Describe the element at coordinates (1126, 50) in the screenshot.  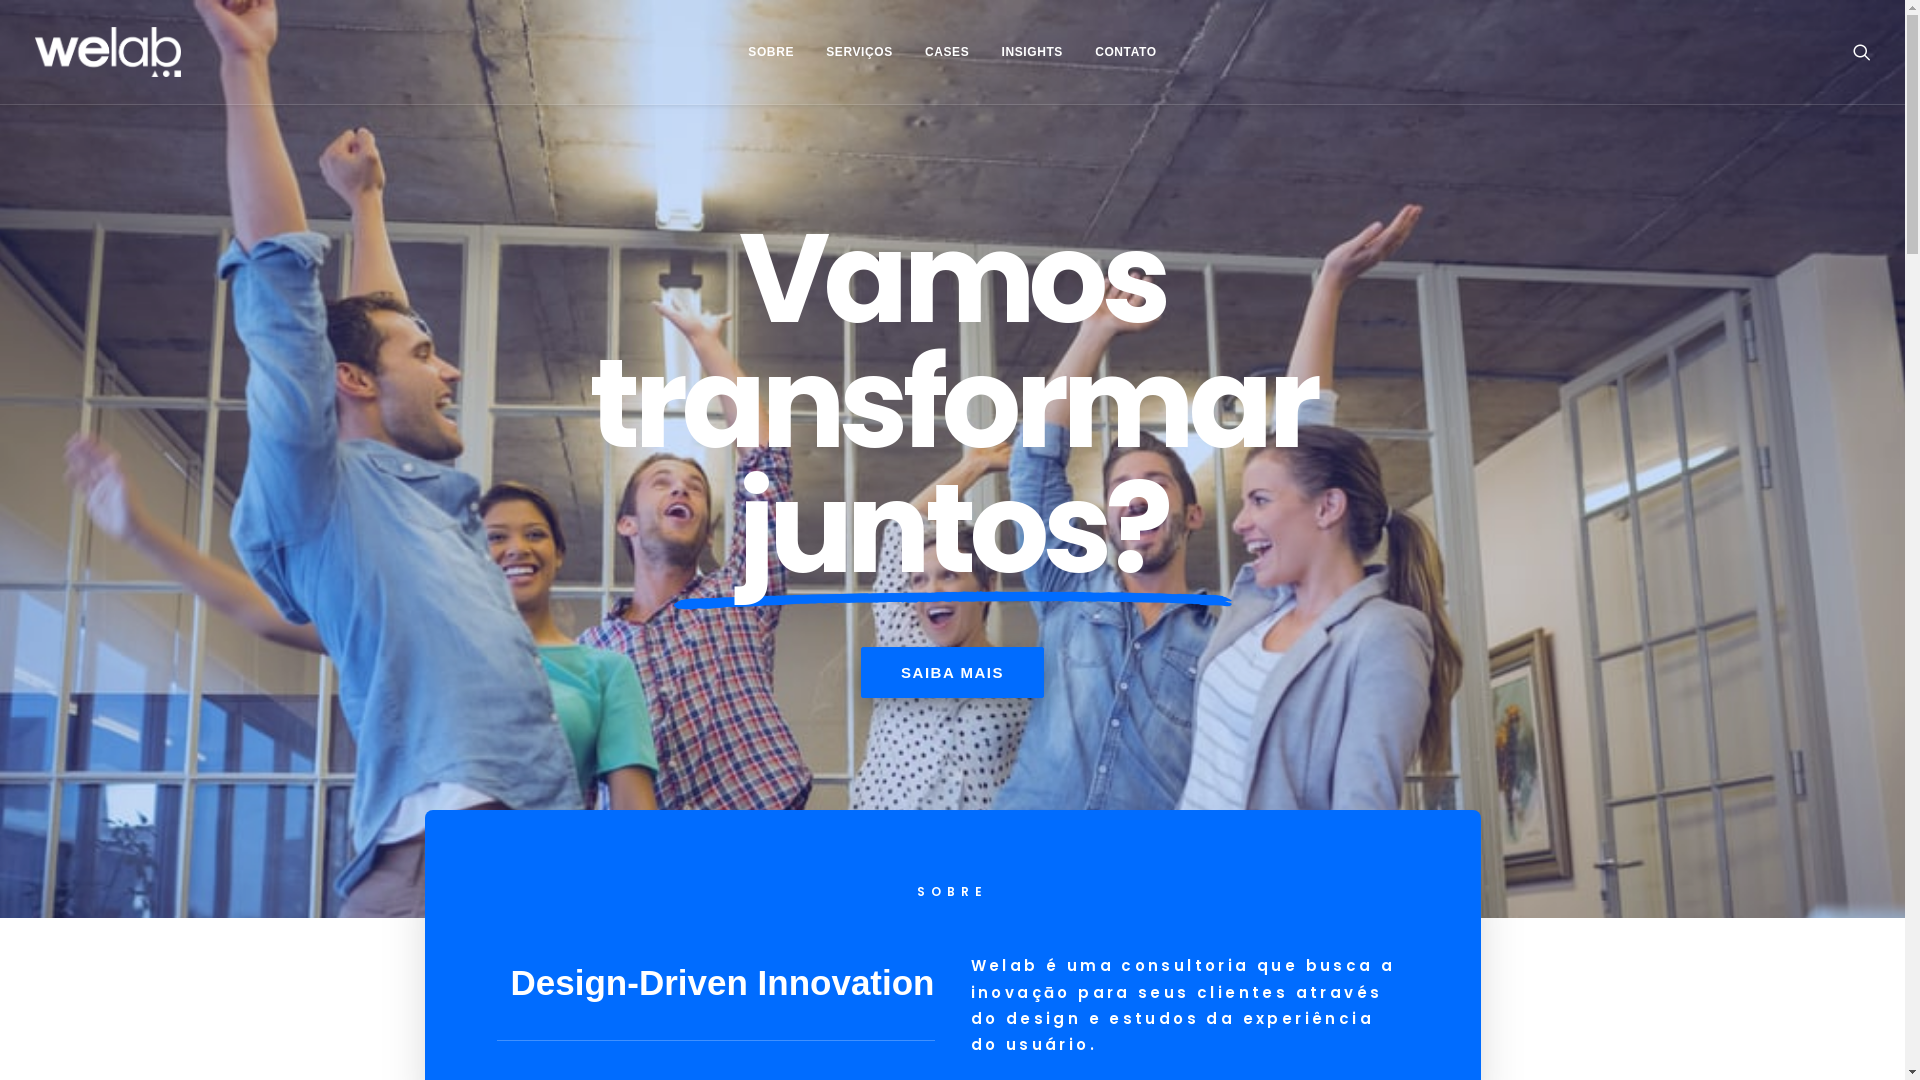
I see `'CONTATO'` at that location.